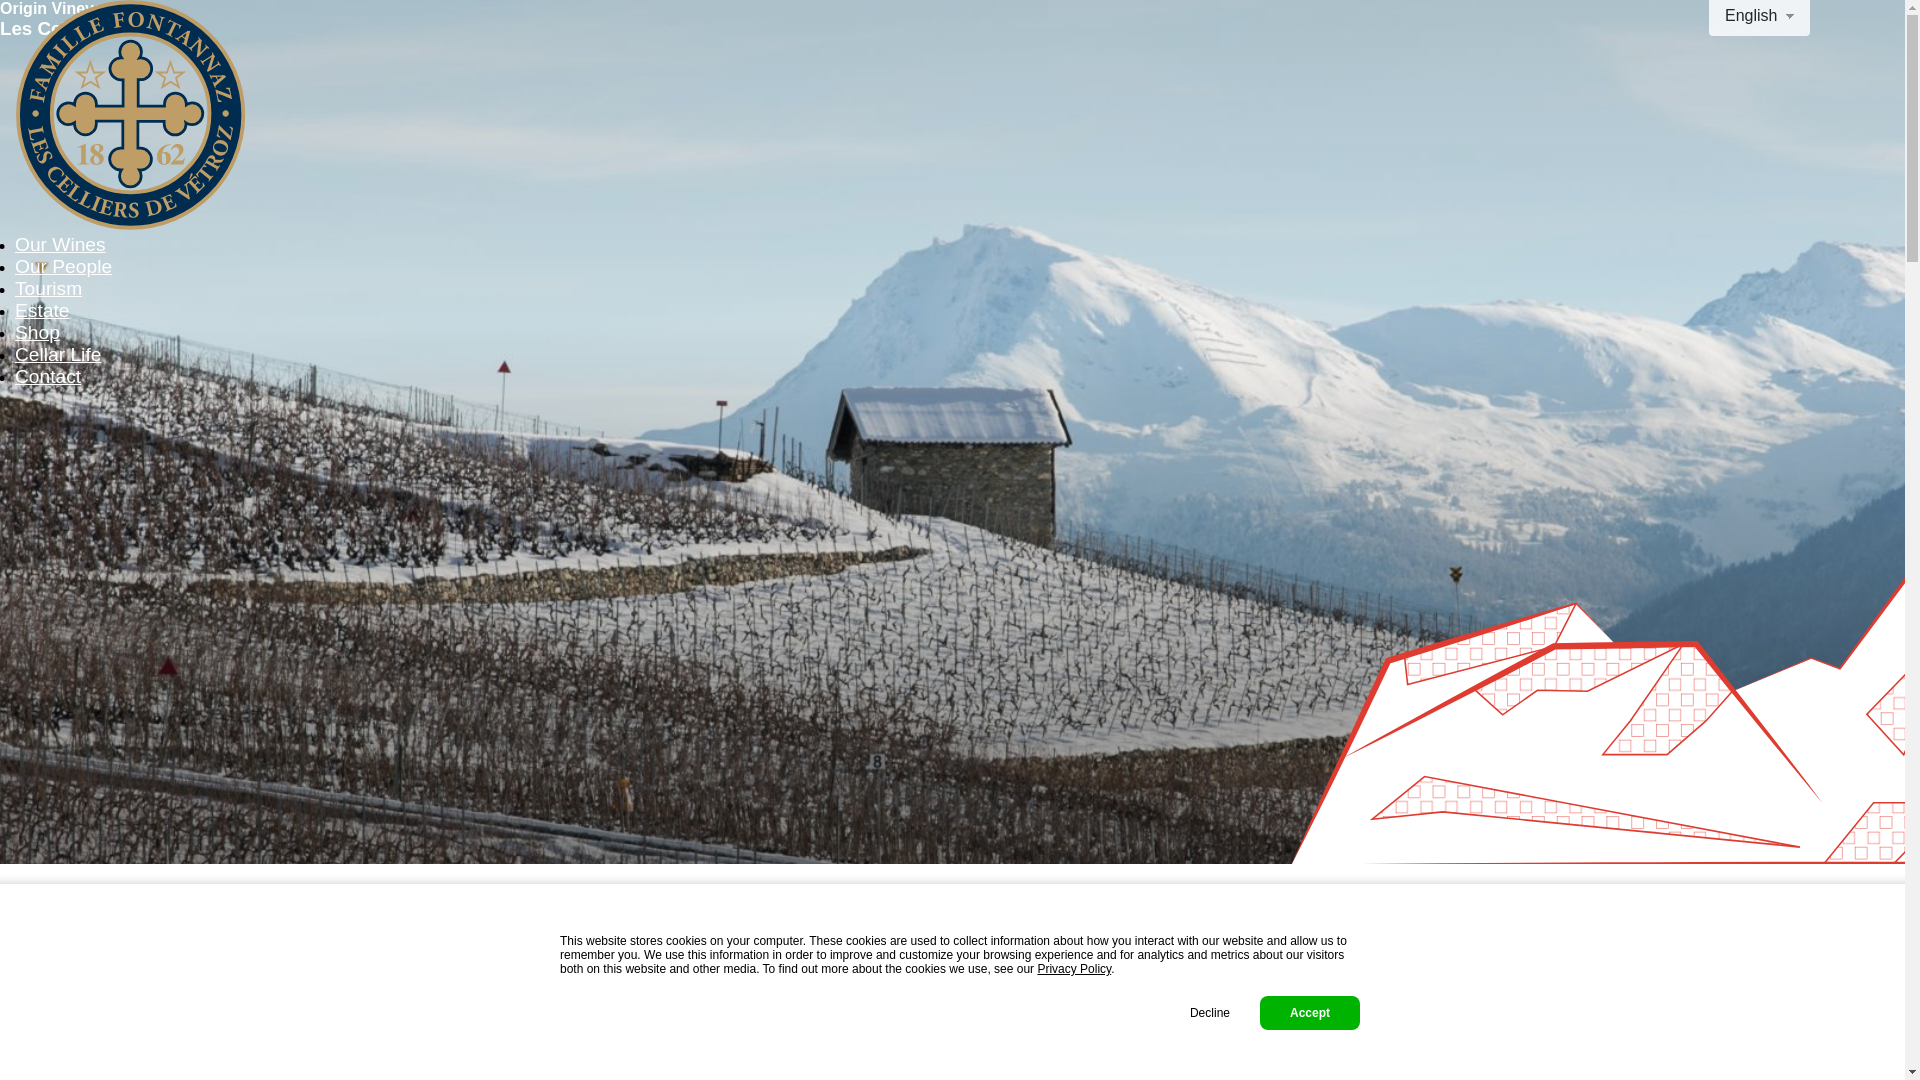 The height and width of the screenshot is (1080, 1920). I want to click on 'Privacy Policy', so click(1036, 967).